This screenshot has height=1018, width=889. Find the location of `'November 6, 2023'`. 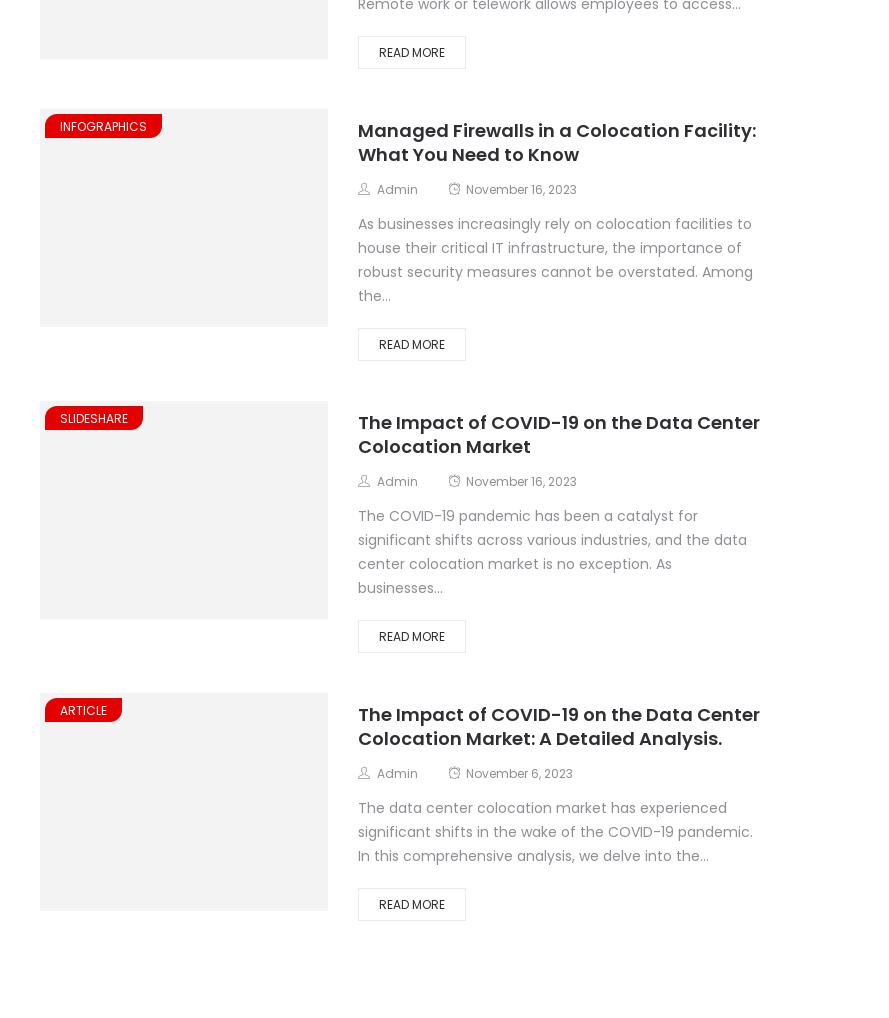

'November 6, 2023' is located at coordinates (519, 772).